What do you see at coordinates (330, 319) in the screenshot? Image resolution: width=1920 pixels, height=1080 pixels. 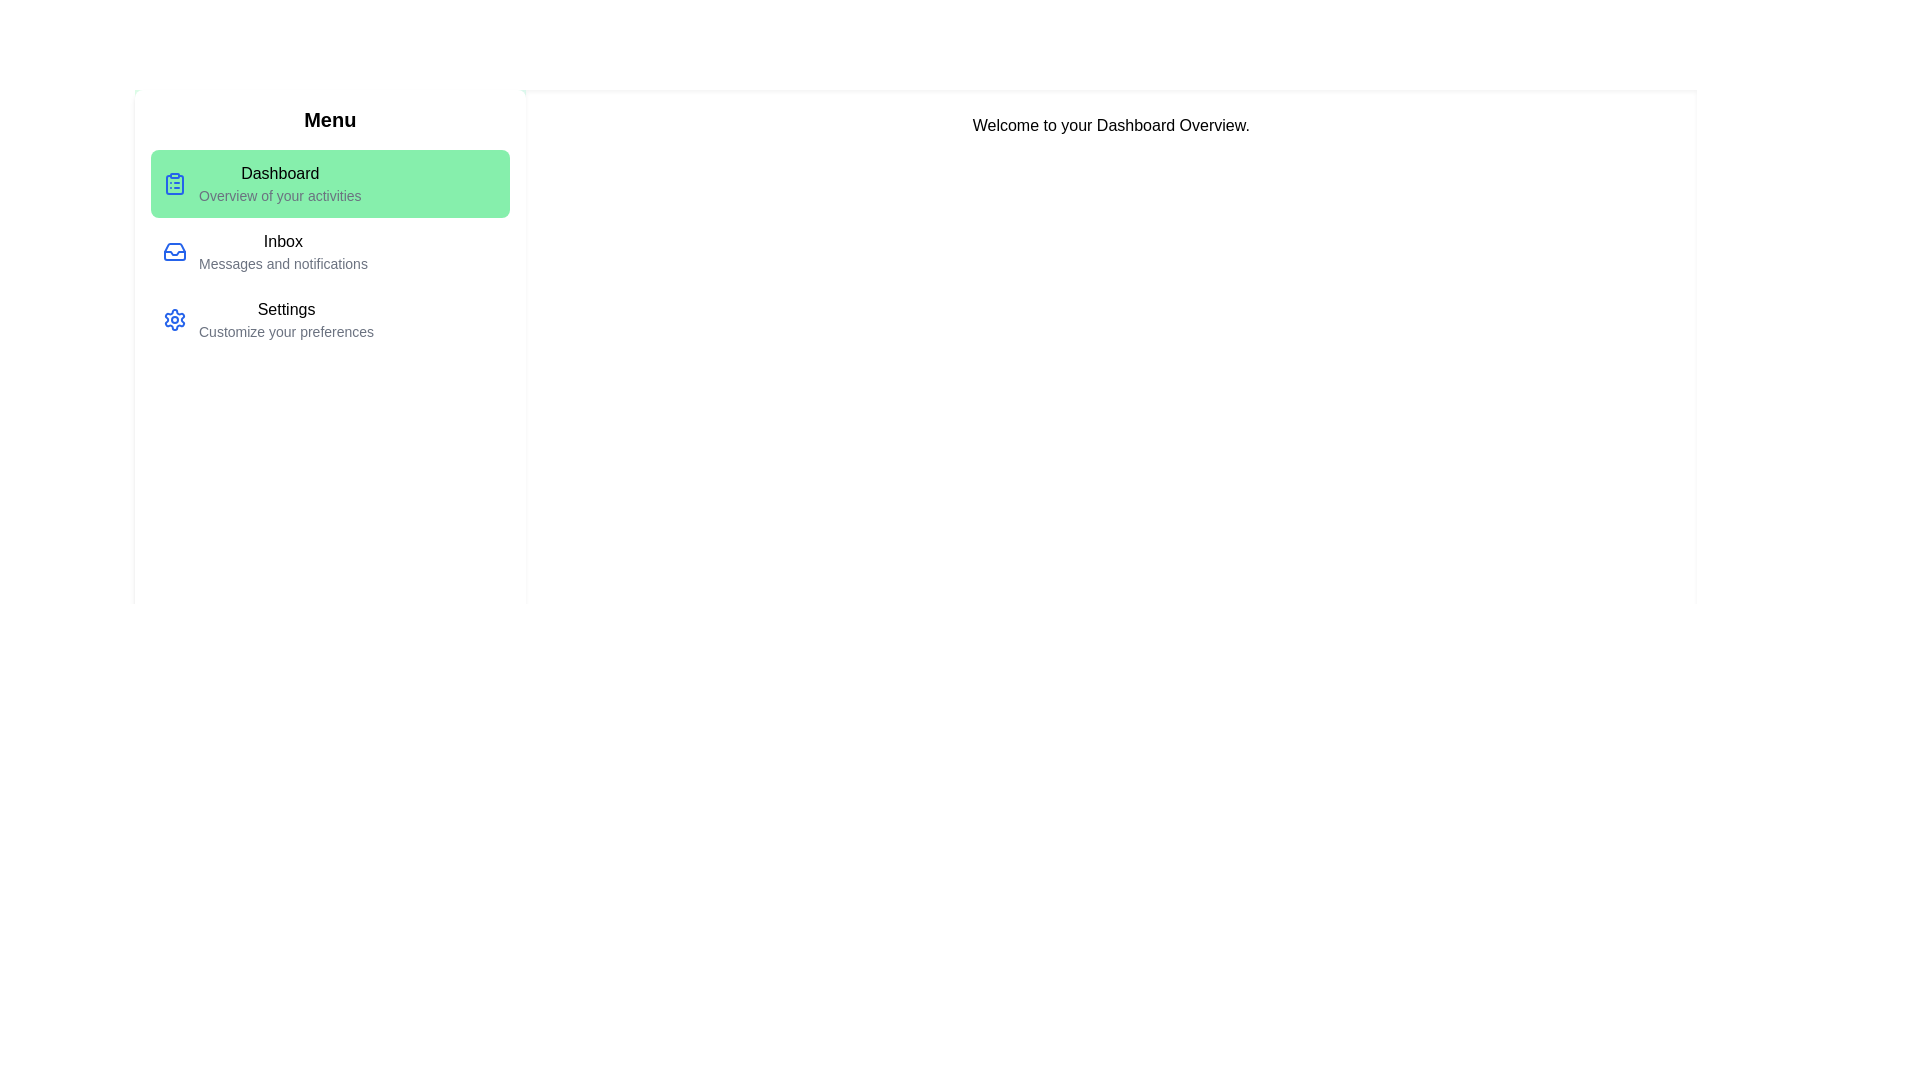 I see `the menu item Settings to navigate to the corresponding section` at bounding box center [330, 319].